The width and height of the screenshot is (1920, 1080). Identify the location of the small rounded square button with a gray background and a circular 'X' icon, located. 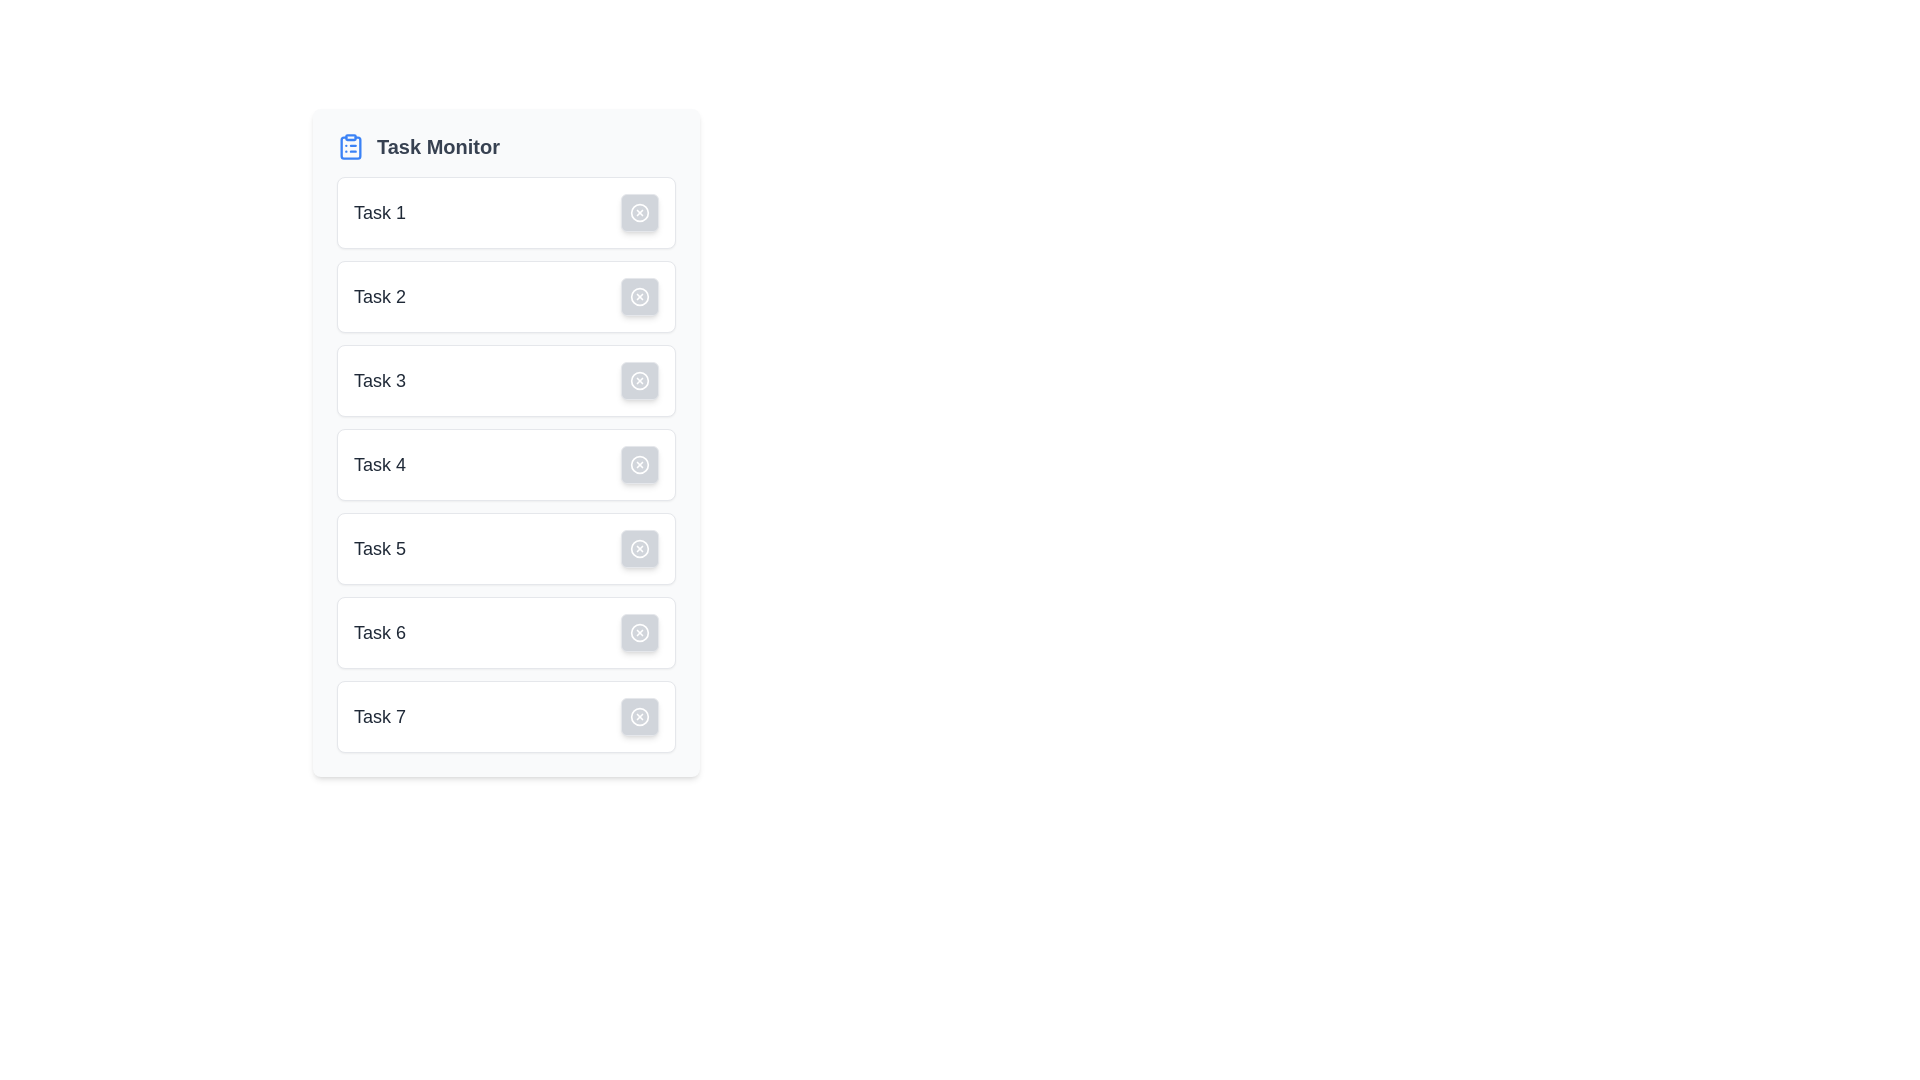
(638, 465).